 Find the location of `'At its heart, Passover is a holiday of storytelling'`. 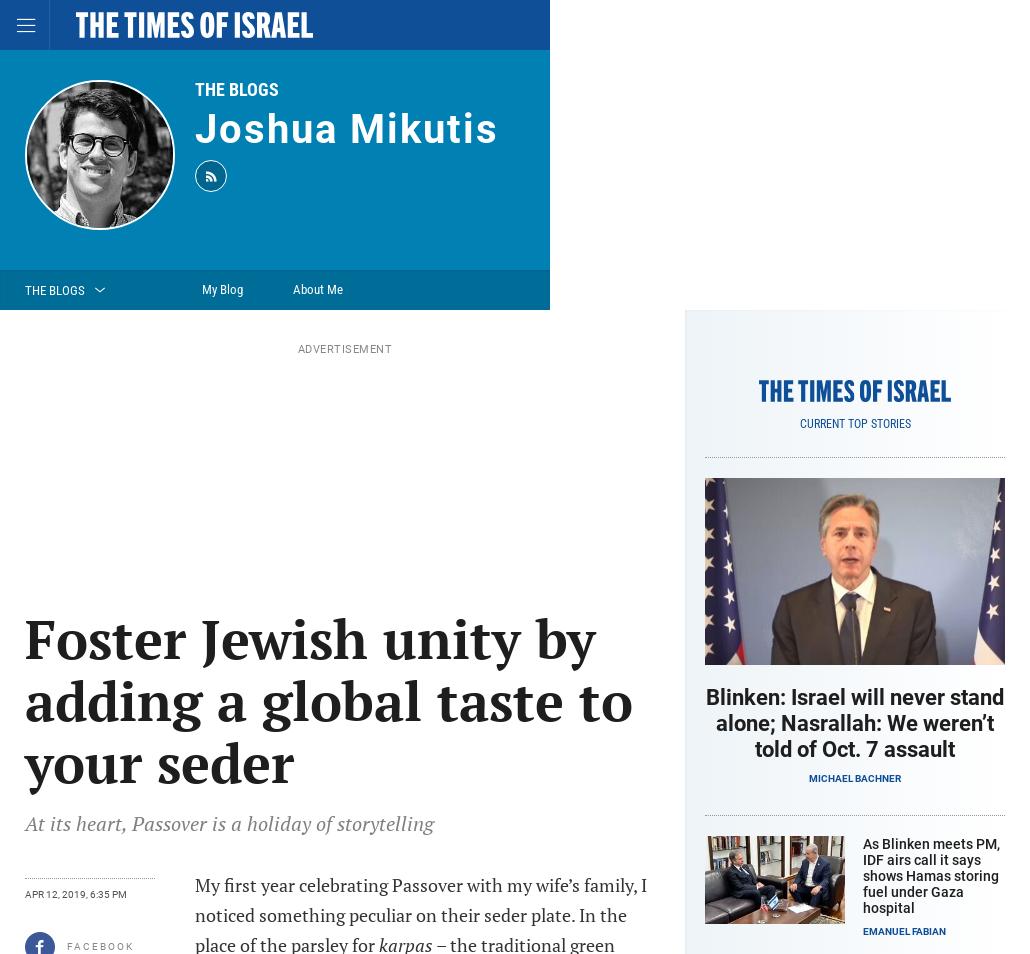

'At its heart, Passover is a holiday of storytelling' is located at coordinates (25, 823).